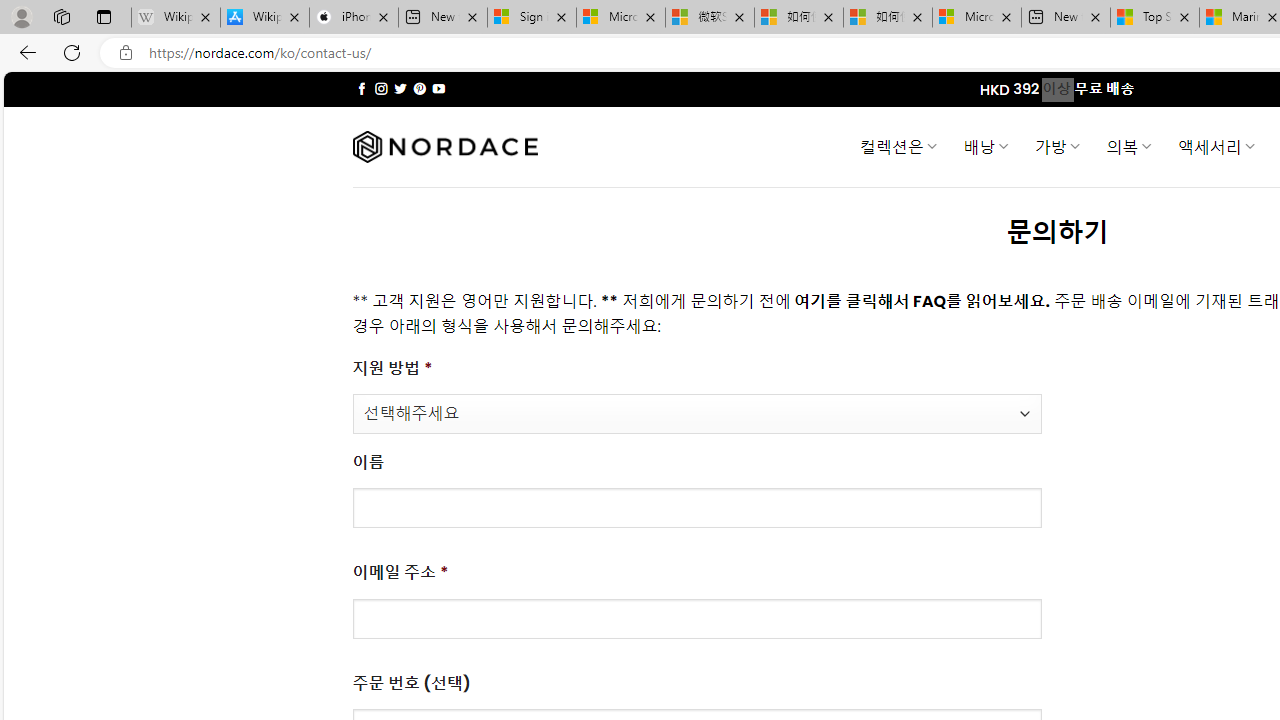 Image resolution: width=1280 pixels, height=720 pixels. I want to click on 'Follow on Instagram', so click(381, 88).